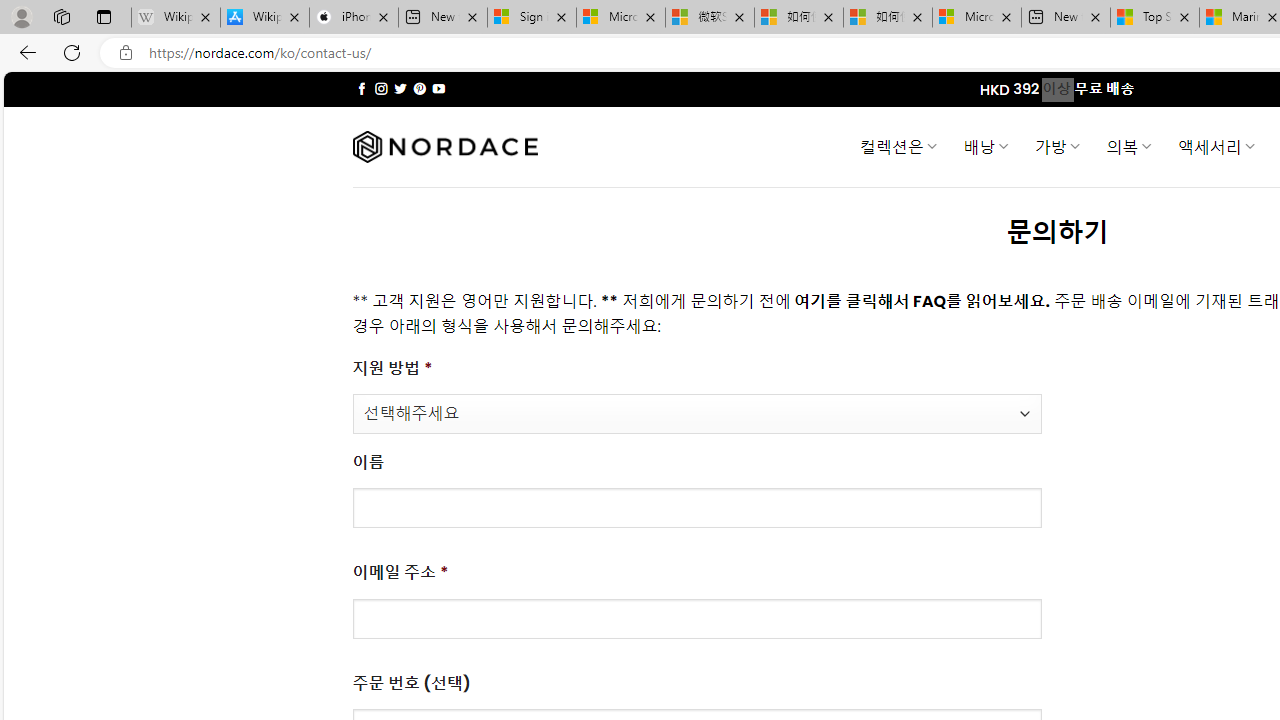 Image resolution: width=1280 pixels, height=720 pixels. I want to click on 'Follow on Instagram', so click(381, 88).